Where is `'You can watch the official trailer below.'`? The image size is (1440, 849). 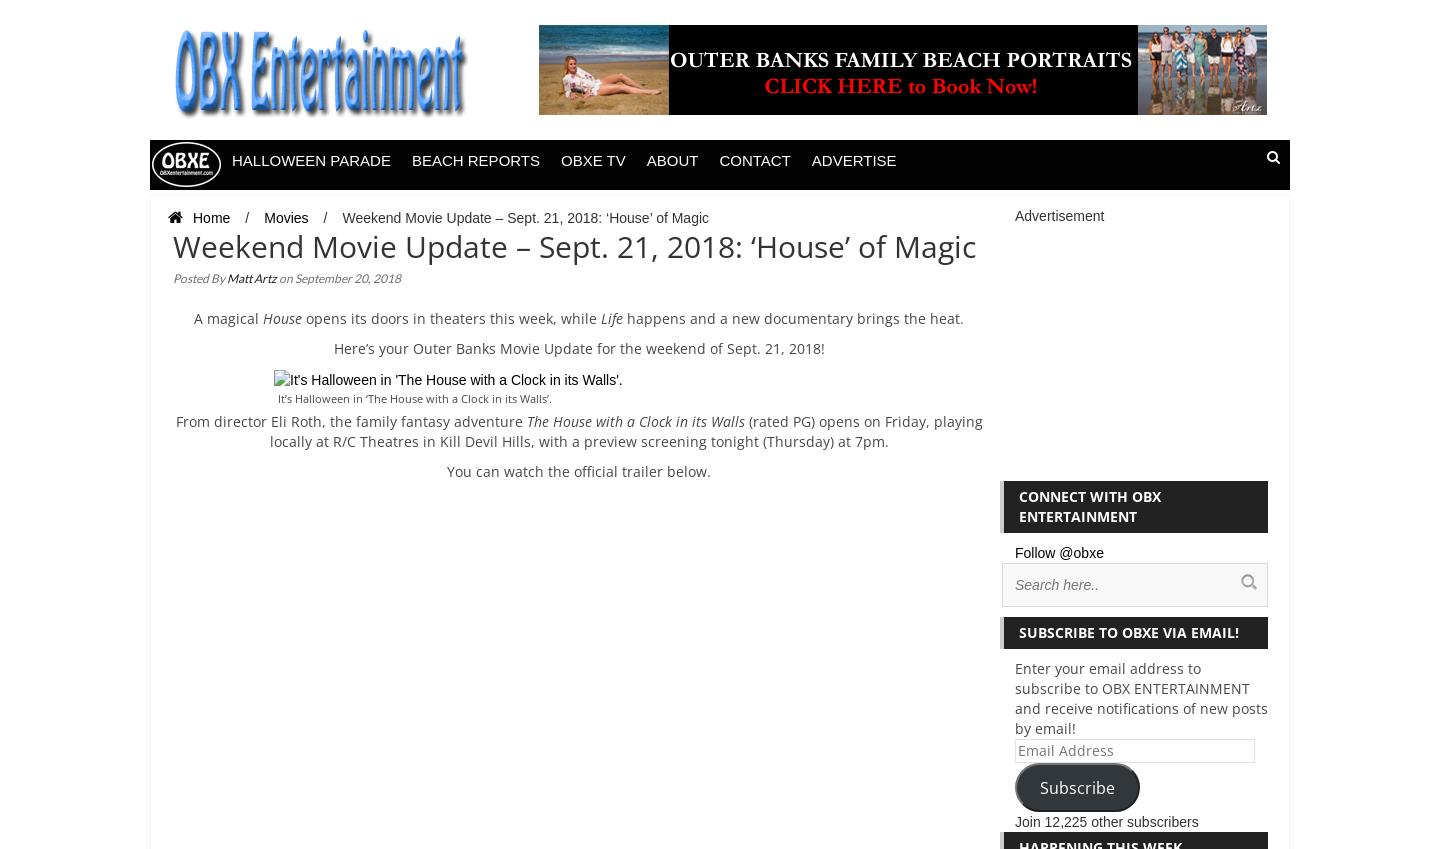
'You can watch the official trailer below.' is located at coordinates (446, 471).